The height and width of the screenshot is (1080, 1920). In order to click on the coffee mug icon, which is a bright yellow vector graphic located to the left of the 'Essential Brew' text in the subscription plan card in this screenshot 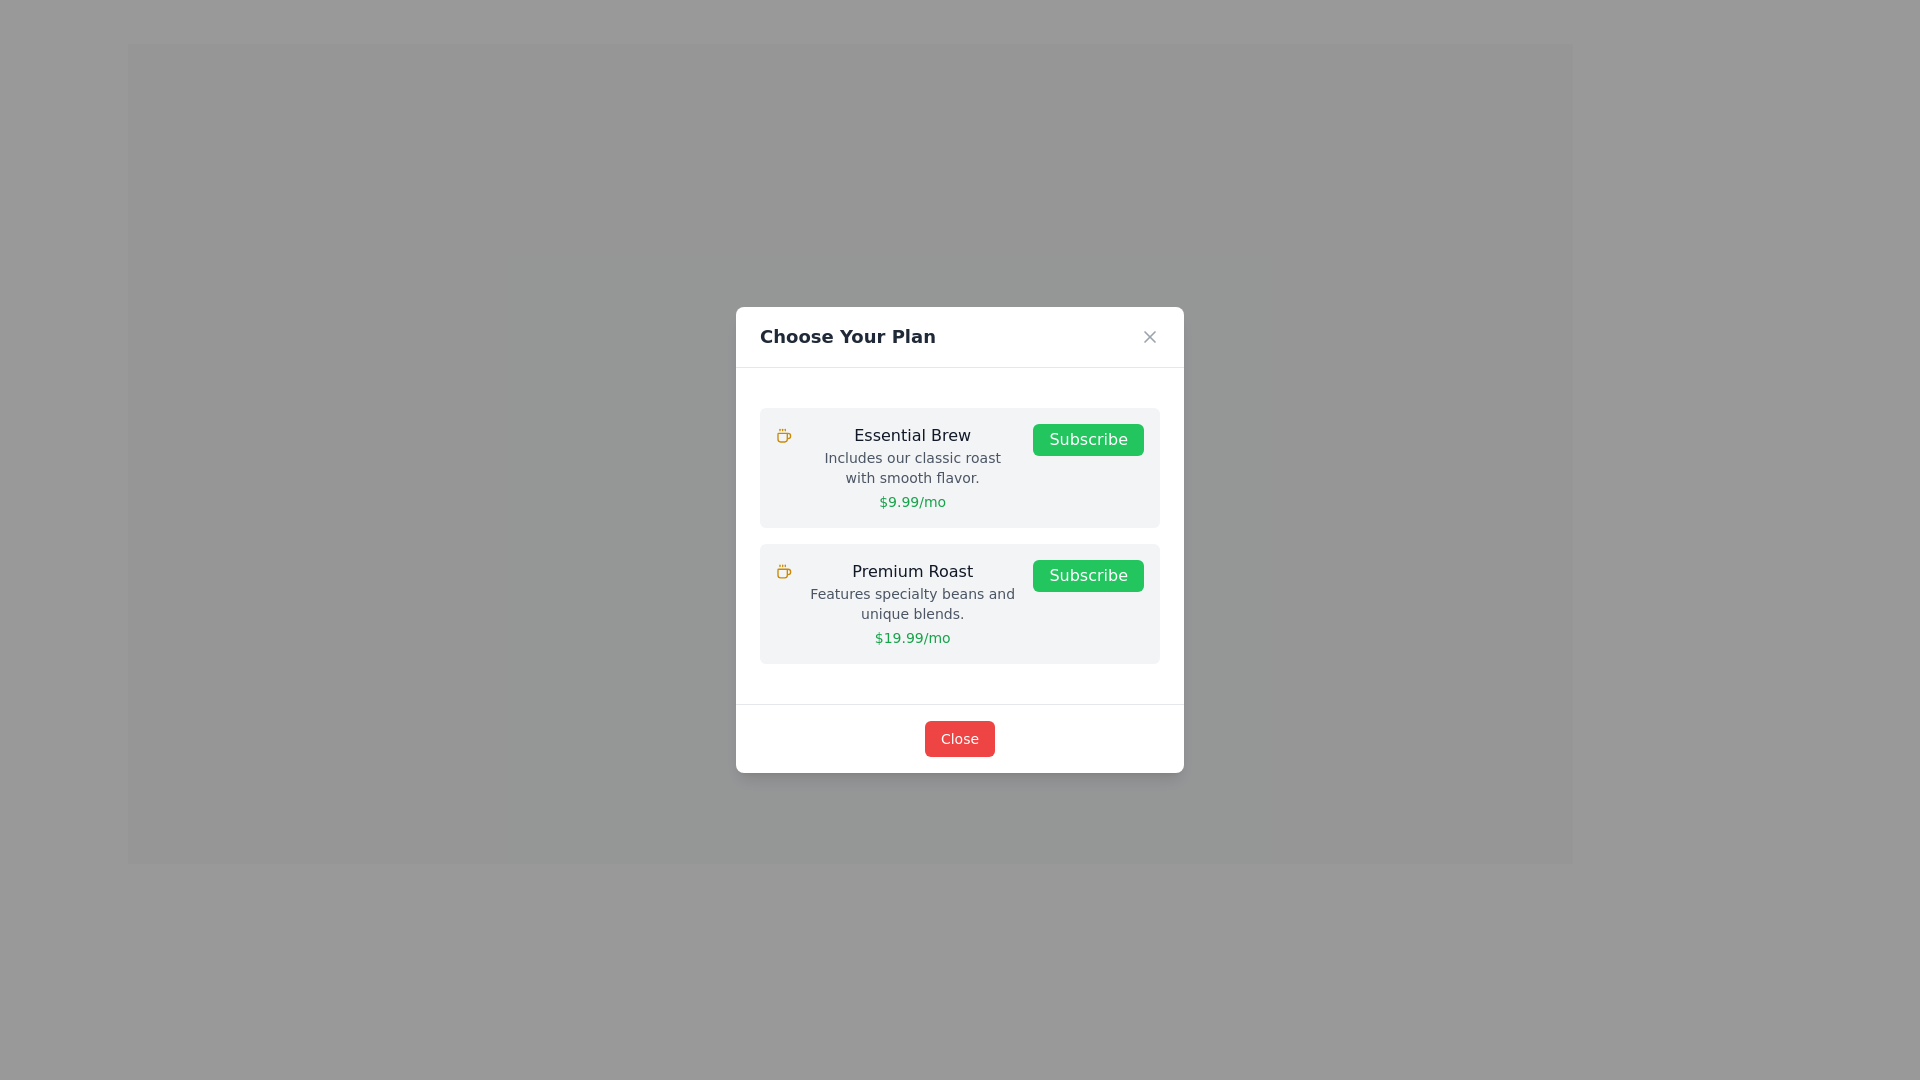, I will do `click(782, 434)`.